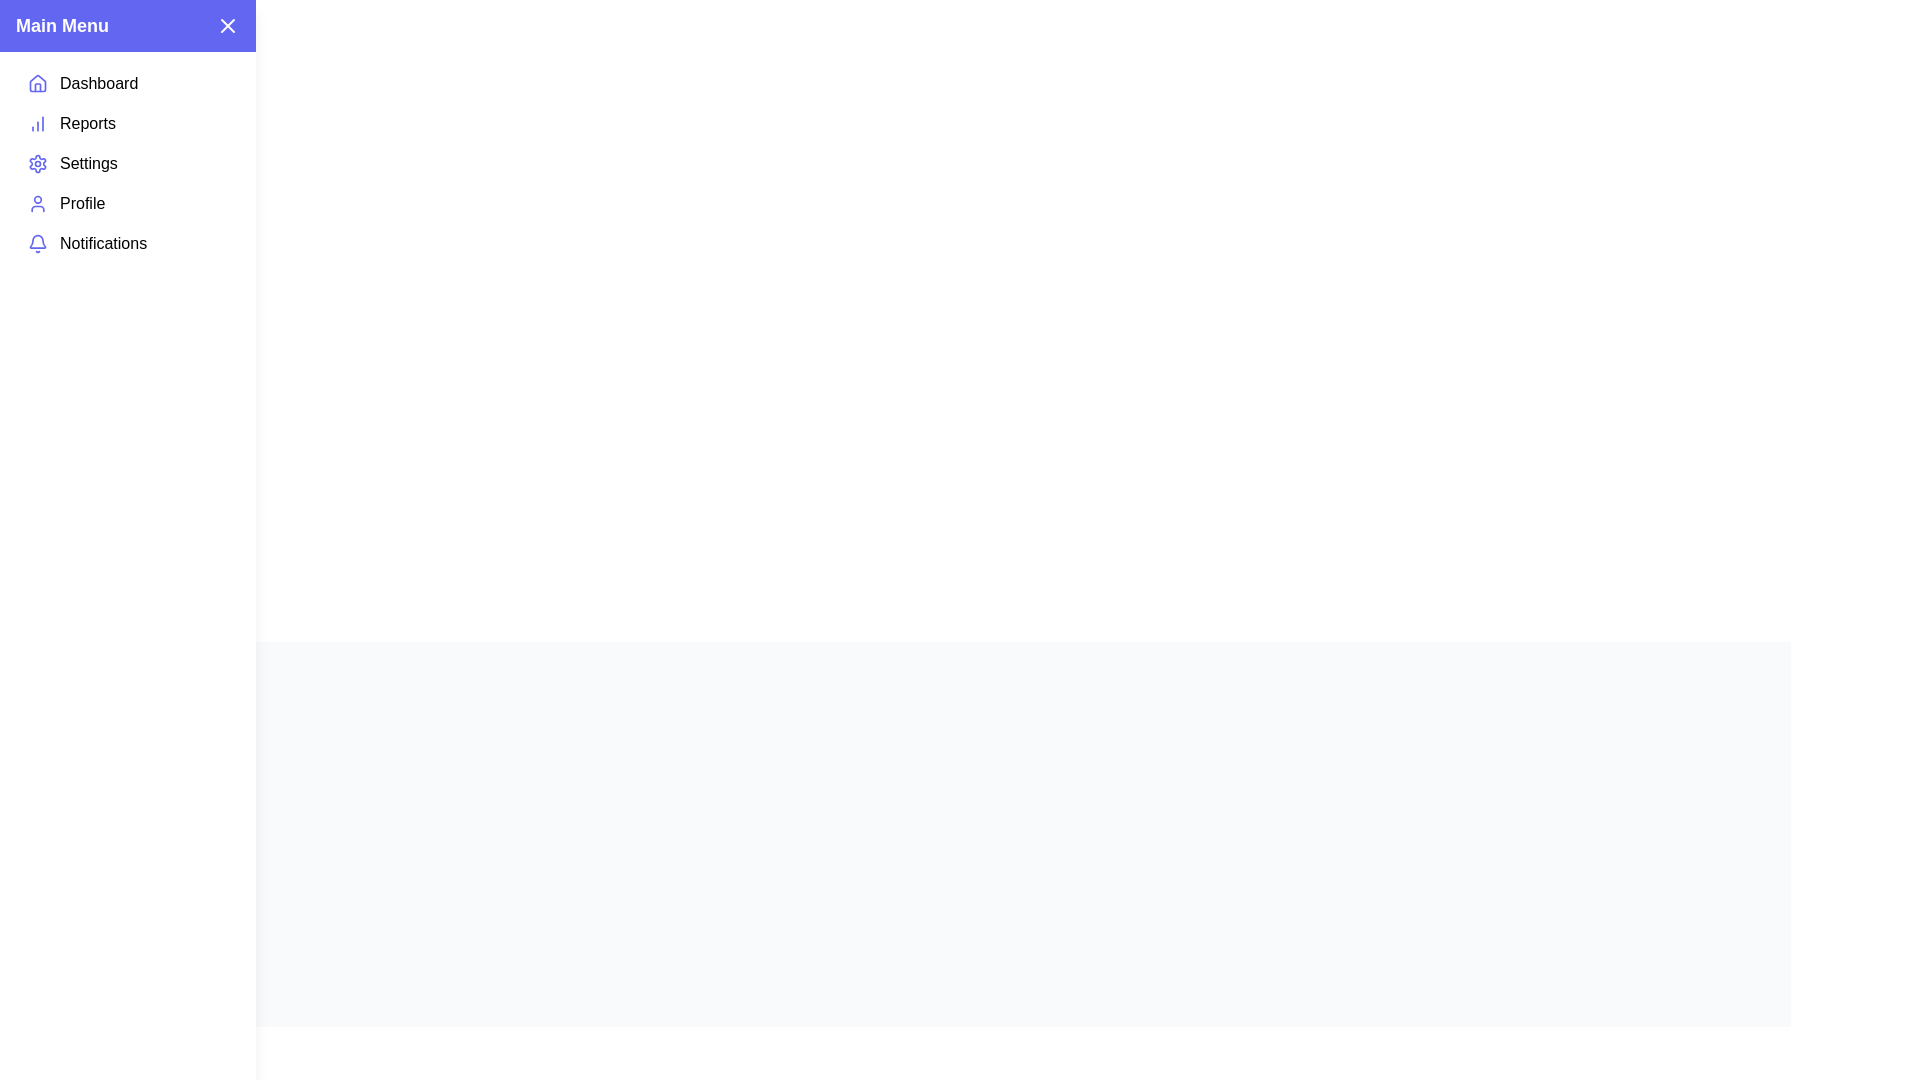 This screenshot has width=1920, height=1080. What do you see at coordinates (127, 83) in the screenshot?
I see `the first menu item in the navigation sidebar, located beneath the 'Main Menu' header` at bounding box center [127, 83].